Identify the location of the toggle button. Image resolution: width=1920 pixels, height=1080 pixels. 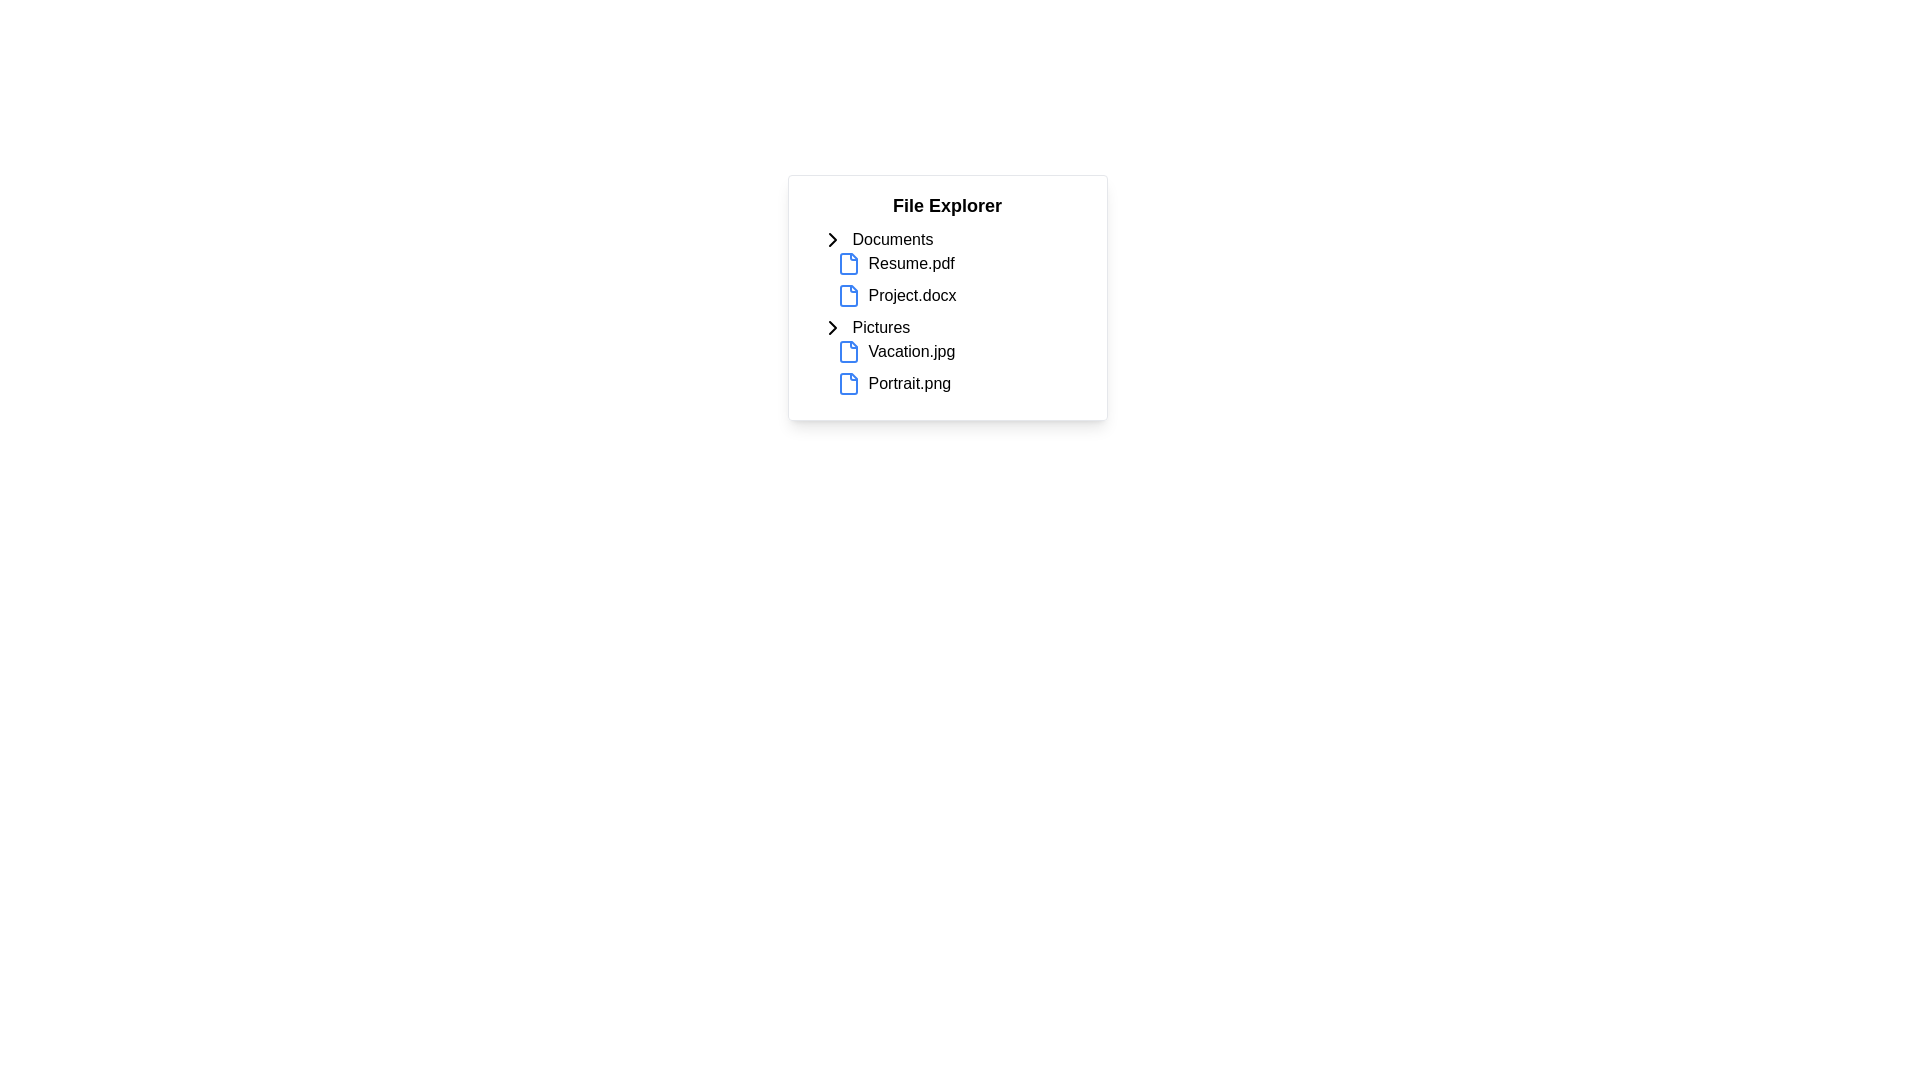
(832, 238).